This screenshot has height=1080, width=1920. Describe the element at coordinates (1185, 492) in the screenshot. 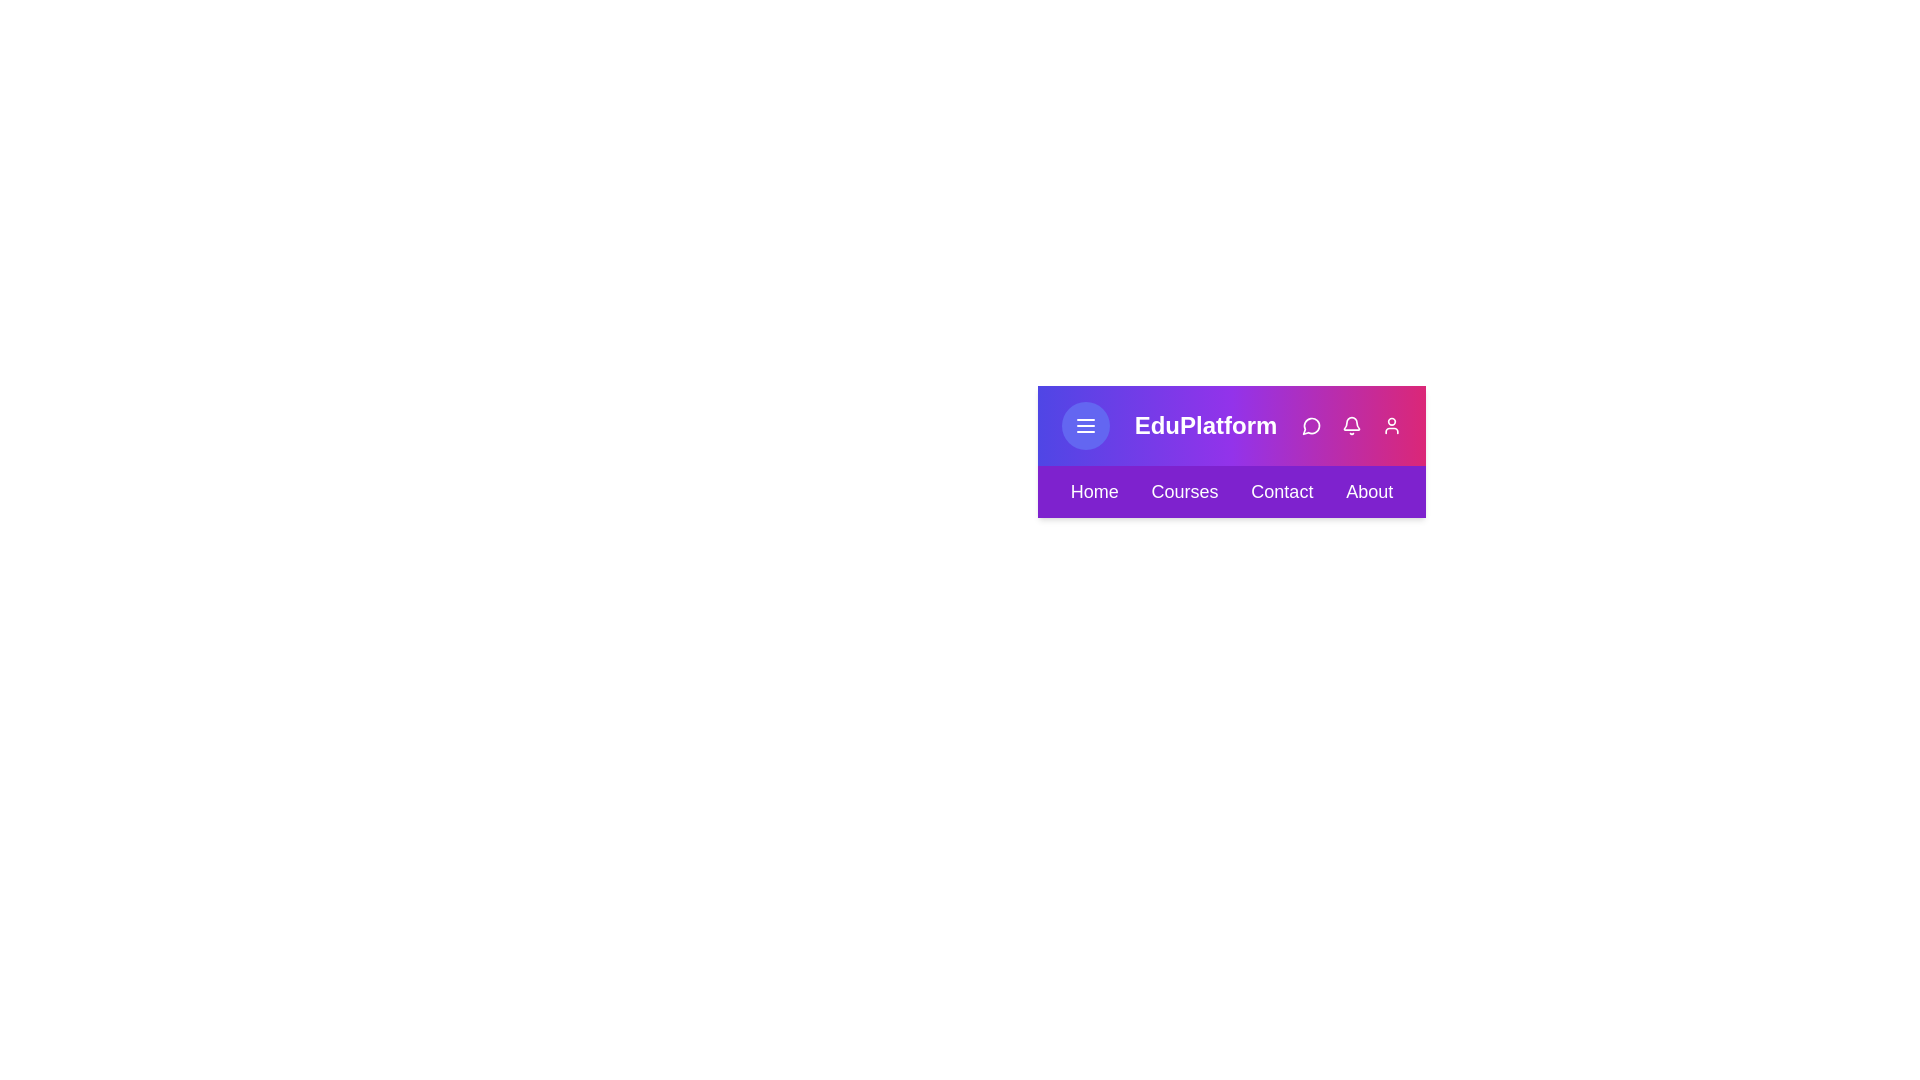

I see `the Courses navigation menu item` at that location.